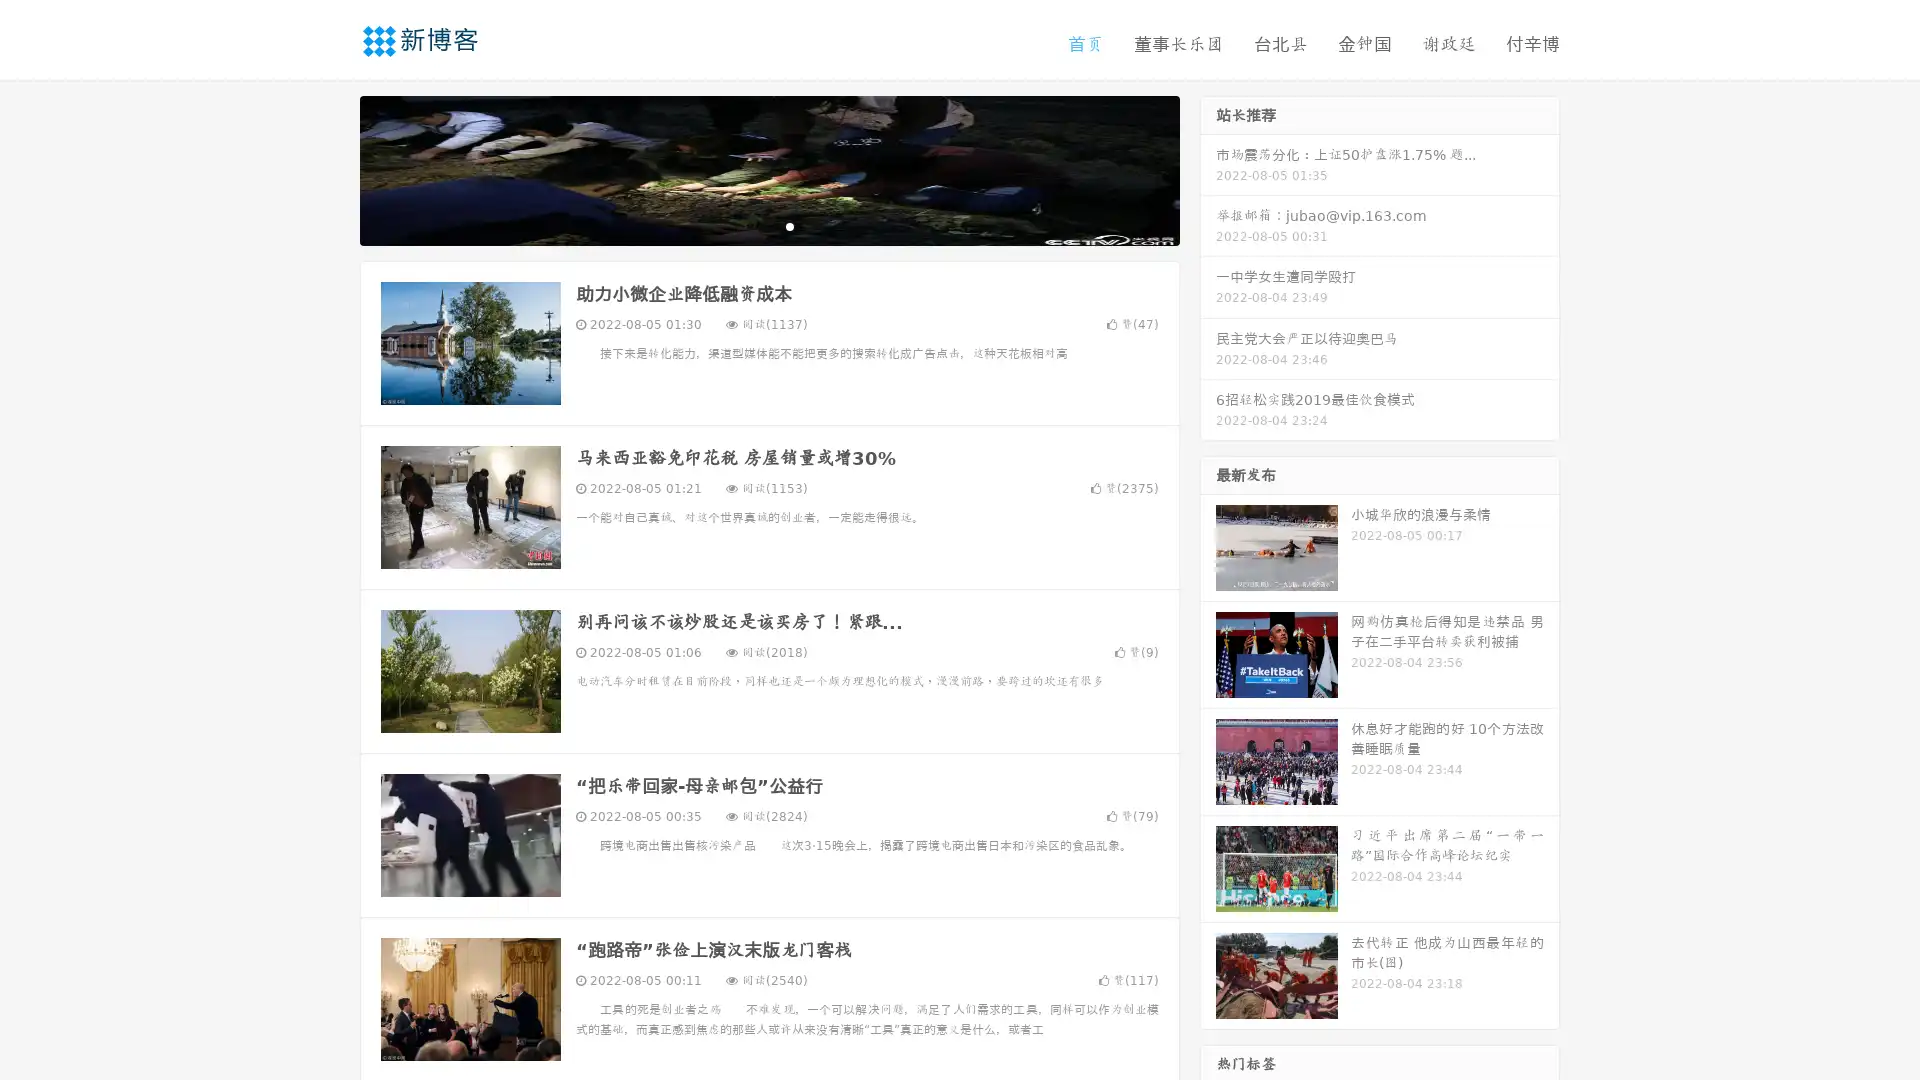 The width and height of the screenshot is (1920, 1080). What do you see at coordinates (768, 225) in the screenshot?
I see `Go to slide 2` at bounding box center [768, 225].